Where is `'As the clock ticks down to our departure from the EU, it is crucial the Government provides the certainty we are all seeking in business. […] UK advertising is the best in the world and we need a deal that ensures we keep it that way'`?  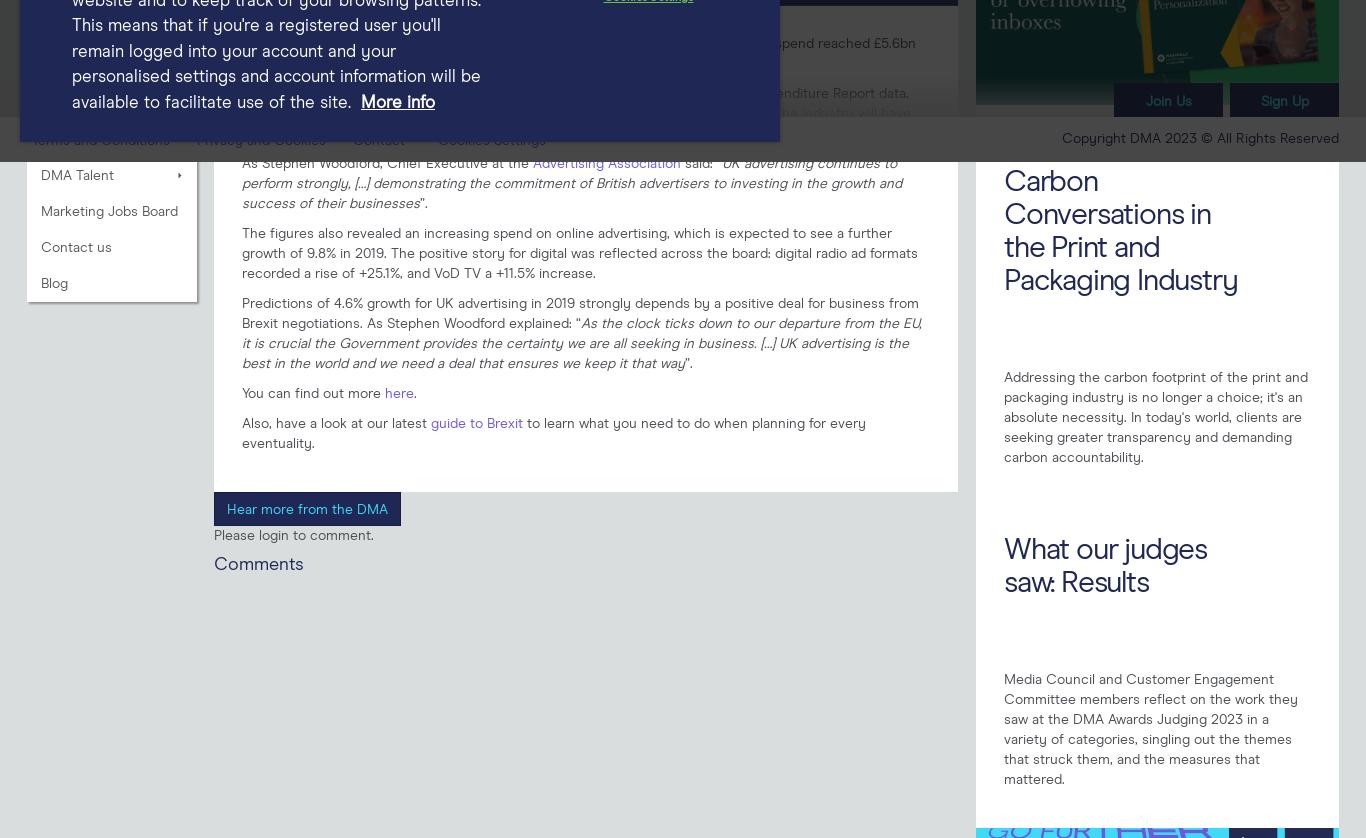
'As the clock ticks down to our departure from the EU, it is crucial the Government provides the certainty we are all seeking in business. […] UK advertising is the best in the world and we need a deal that ensures we keep it that way' is located at coordinates (581, 342).